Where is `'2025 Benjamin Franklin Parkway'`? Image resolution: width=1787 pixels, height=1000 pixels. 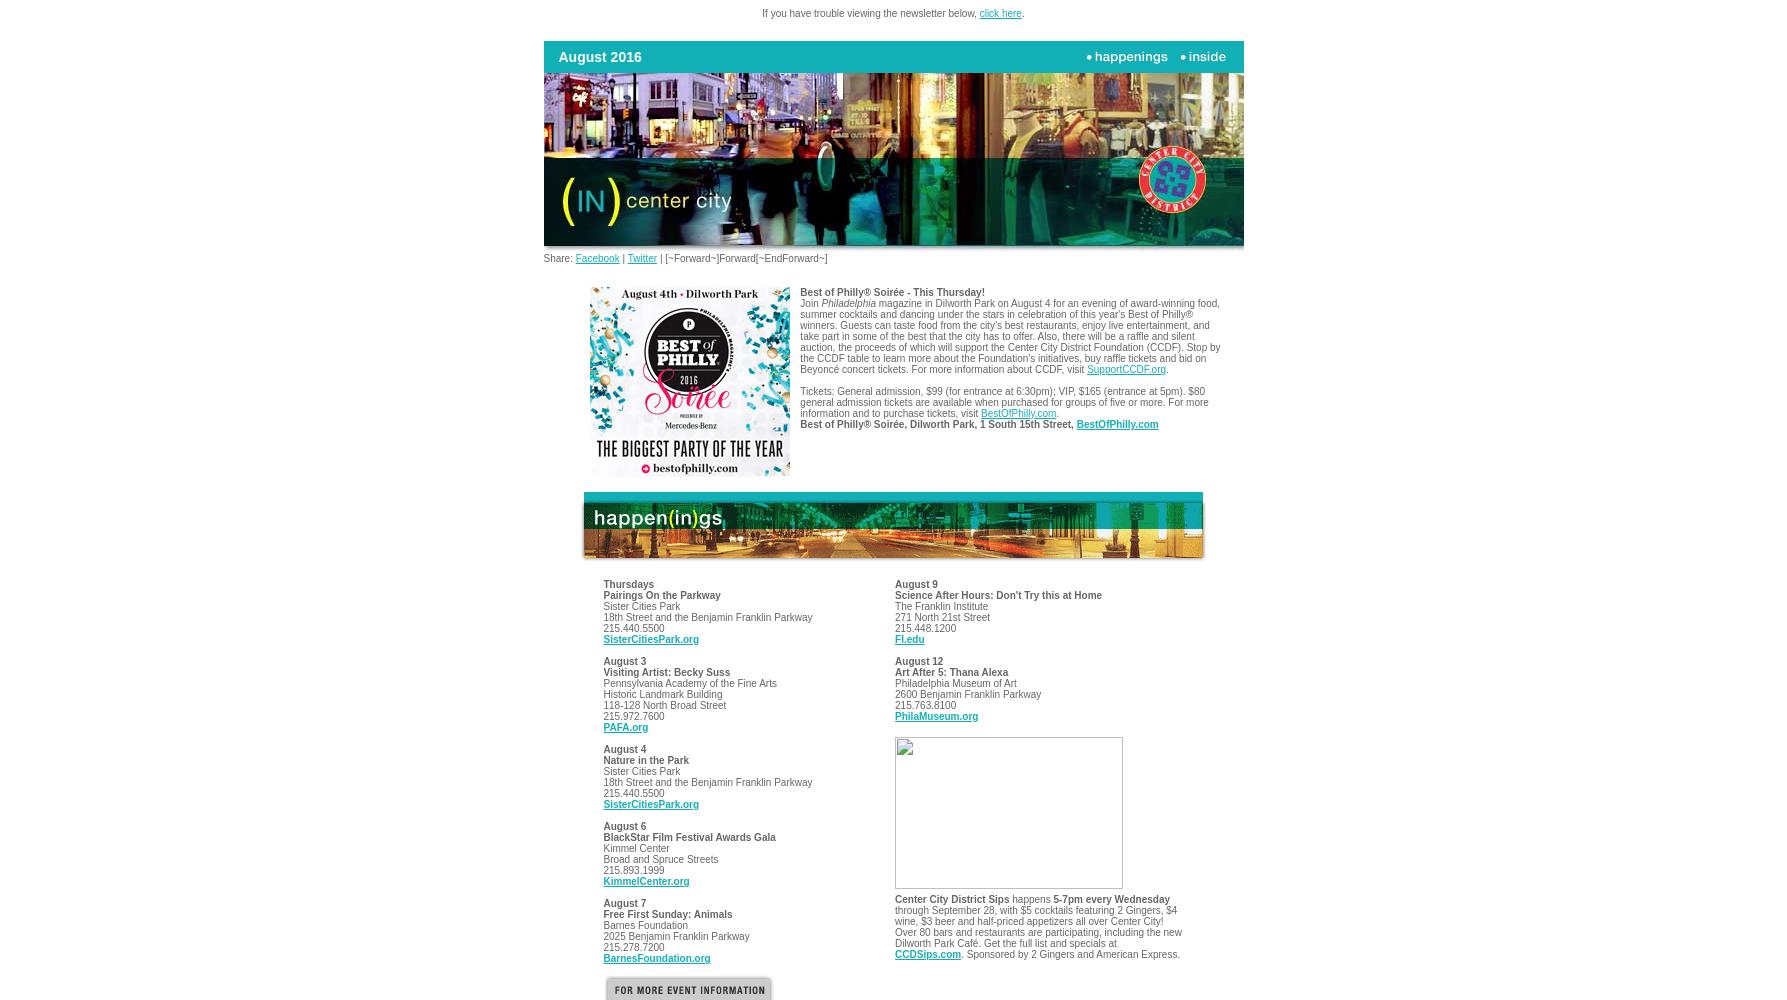
'2025 Benjamin Franklin Parkway' is located at coordinates (675, 936).